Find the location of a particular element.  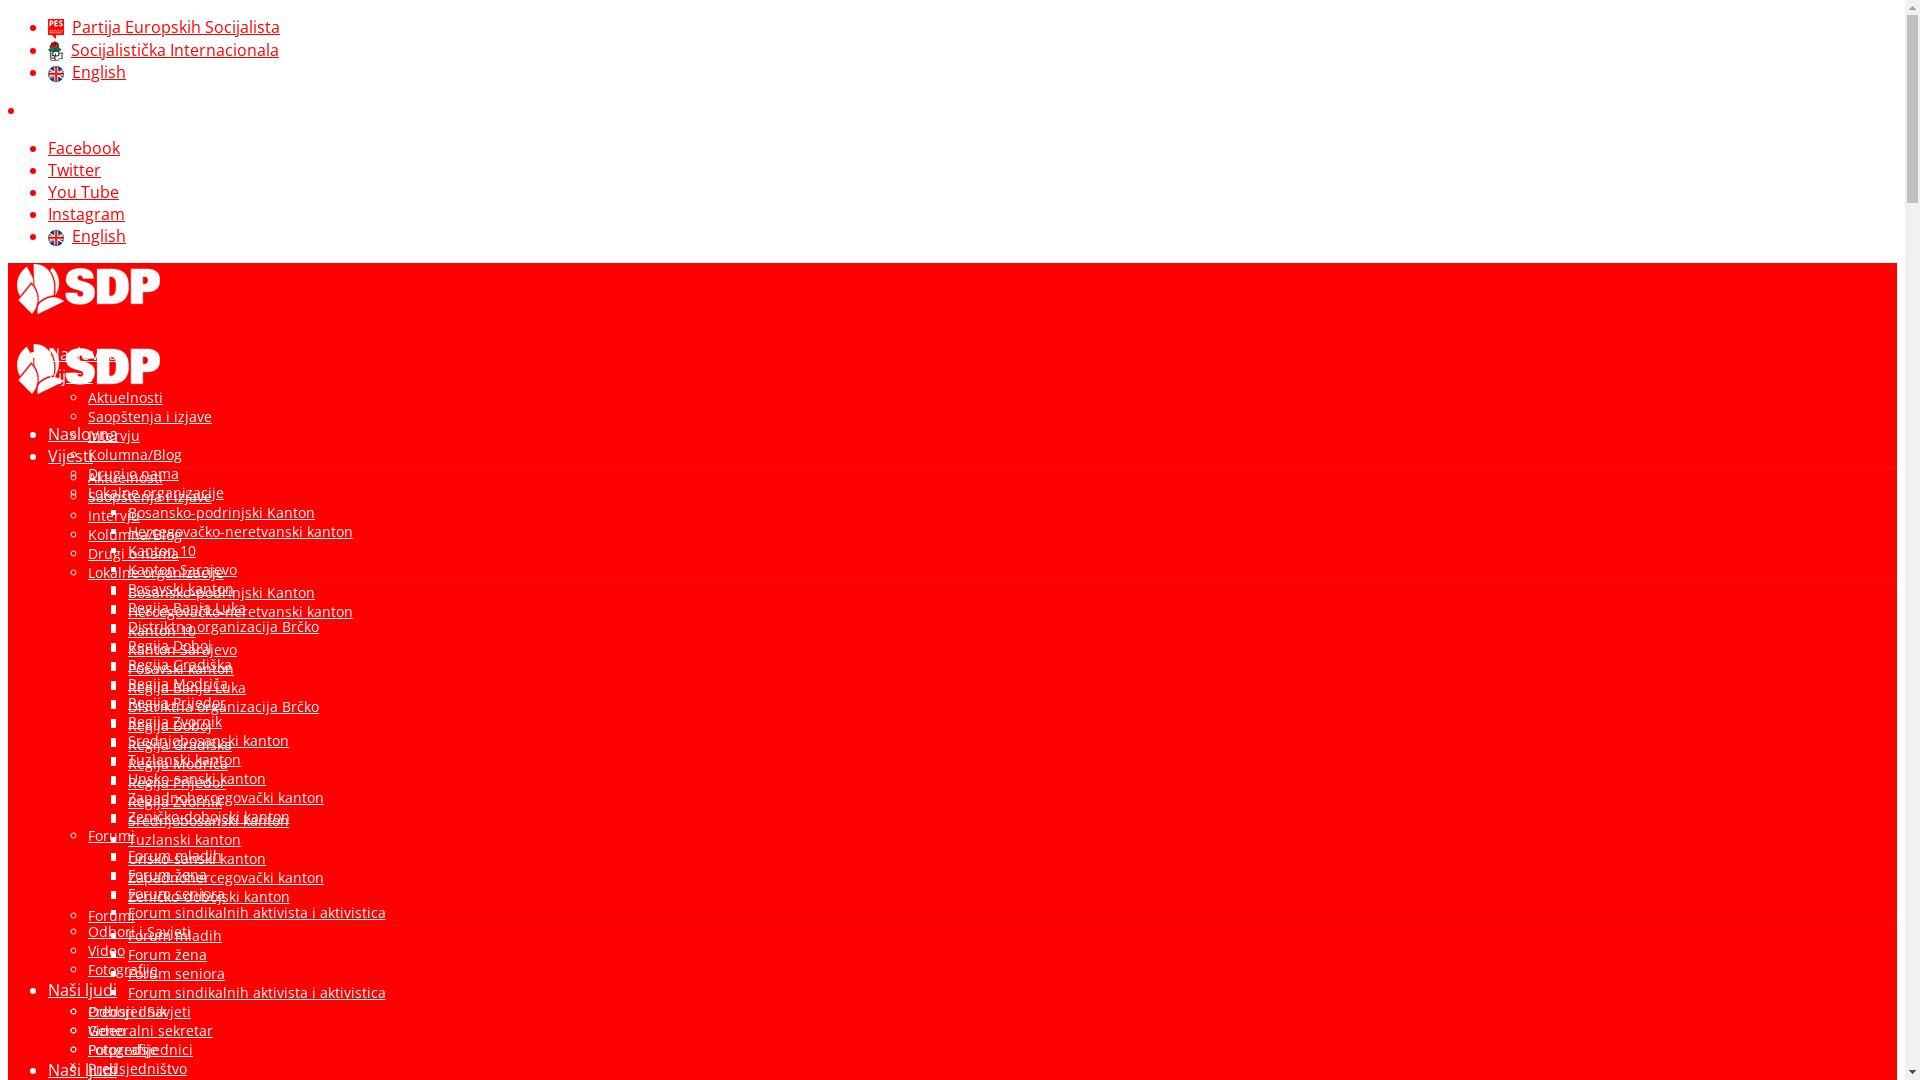

'Intervju' is located at coordinates (113, 514).